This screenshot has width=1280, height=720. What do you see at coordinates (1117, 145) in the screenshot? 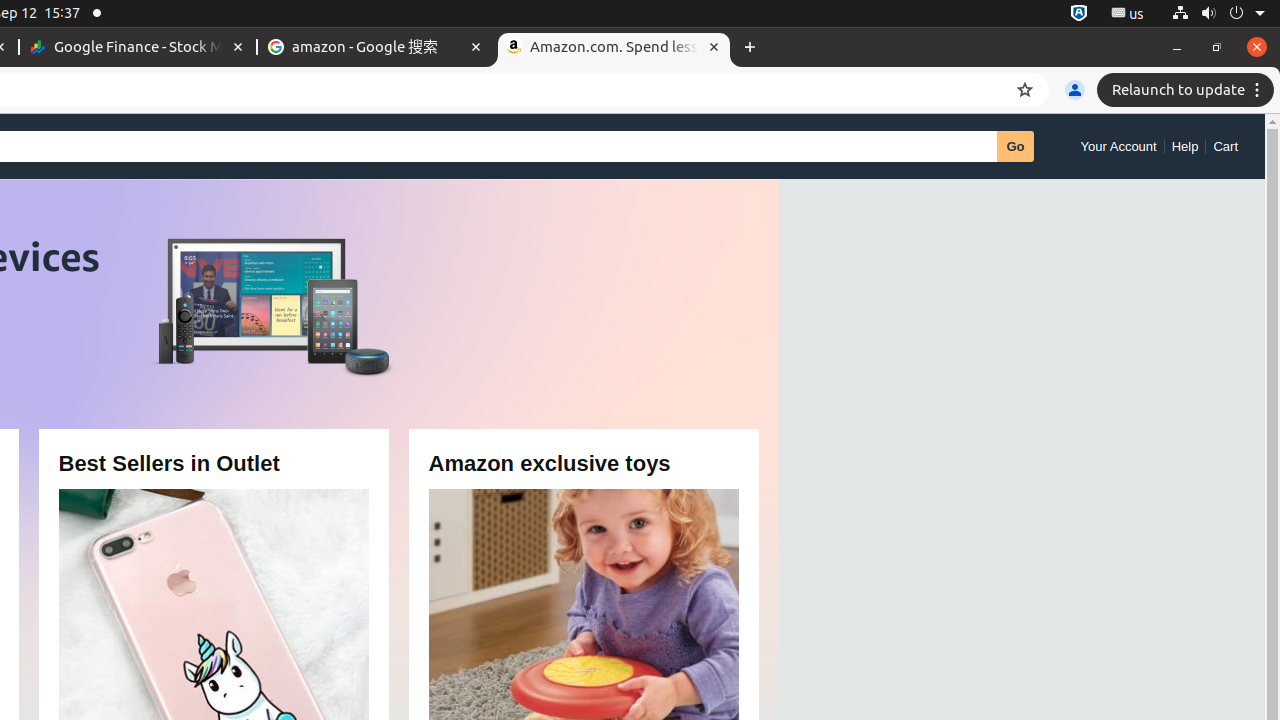
I see `'Your Account'` at bounding box center [1117, 145].